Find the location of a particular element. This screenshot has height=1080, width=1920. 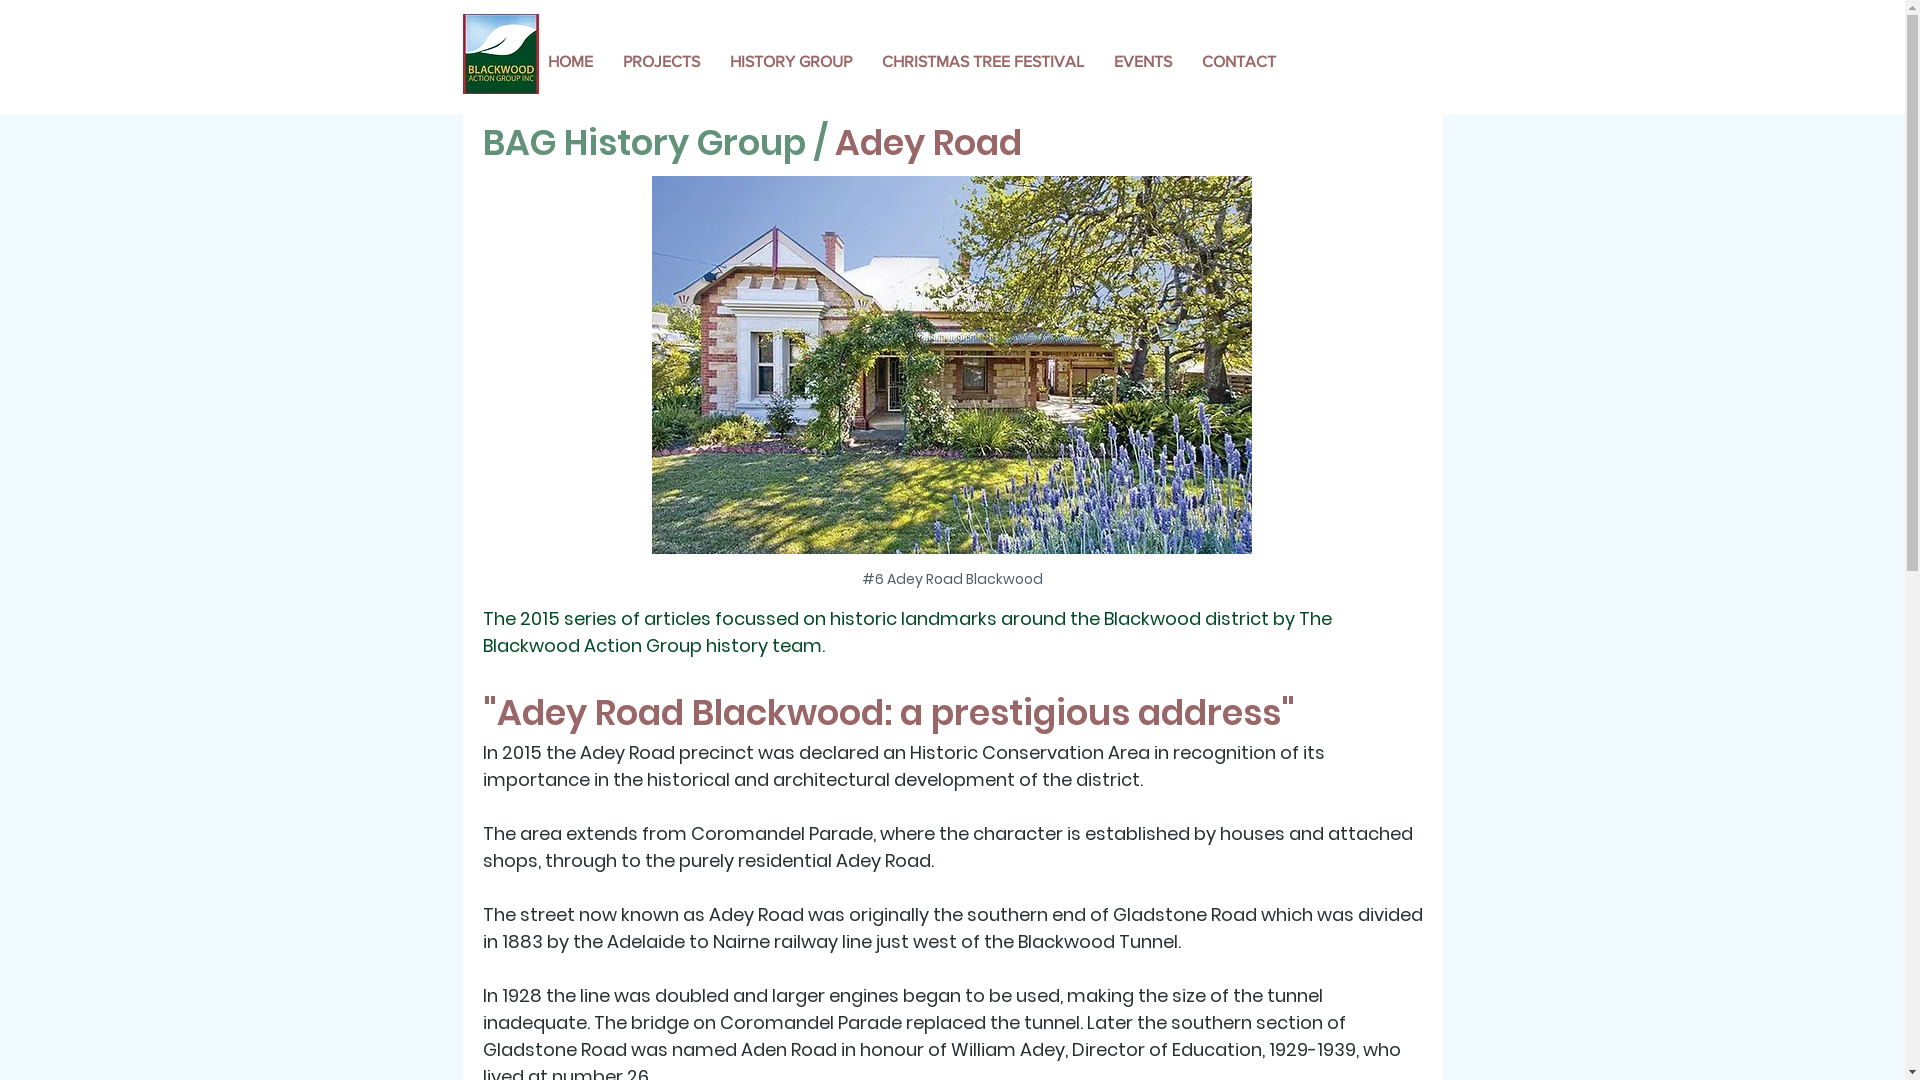

'CHRISTMAS TREE FESTIVAL' is located at coordinates (982, 60).